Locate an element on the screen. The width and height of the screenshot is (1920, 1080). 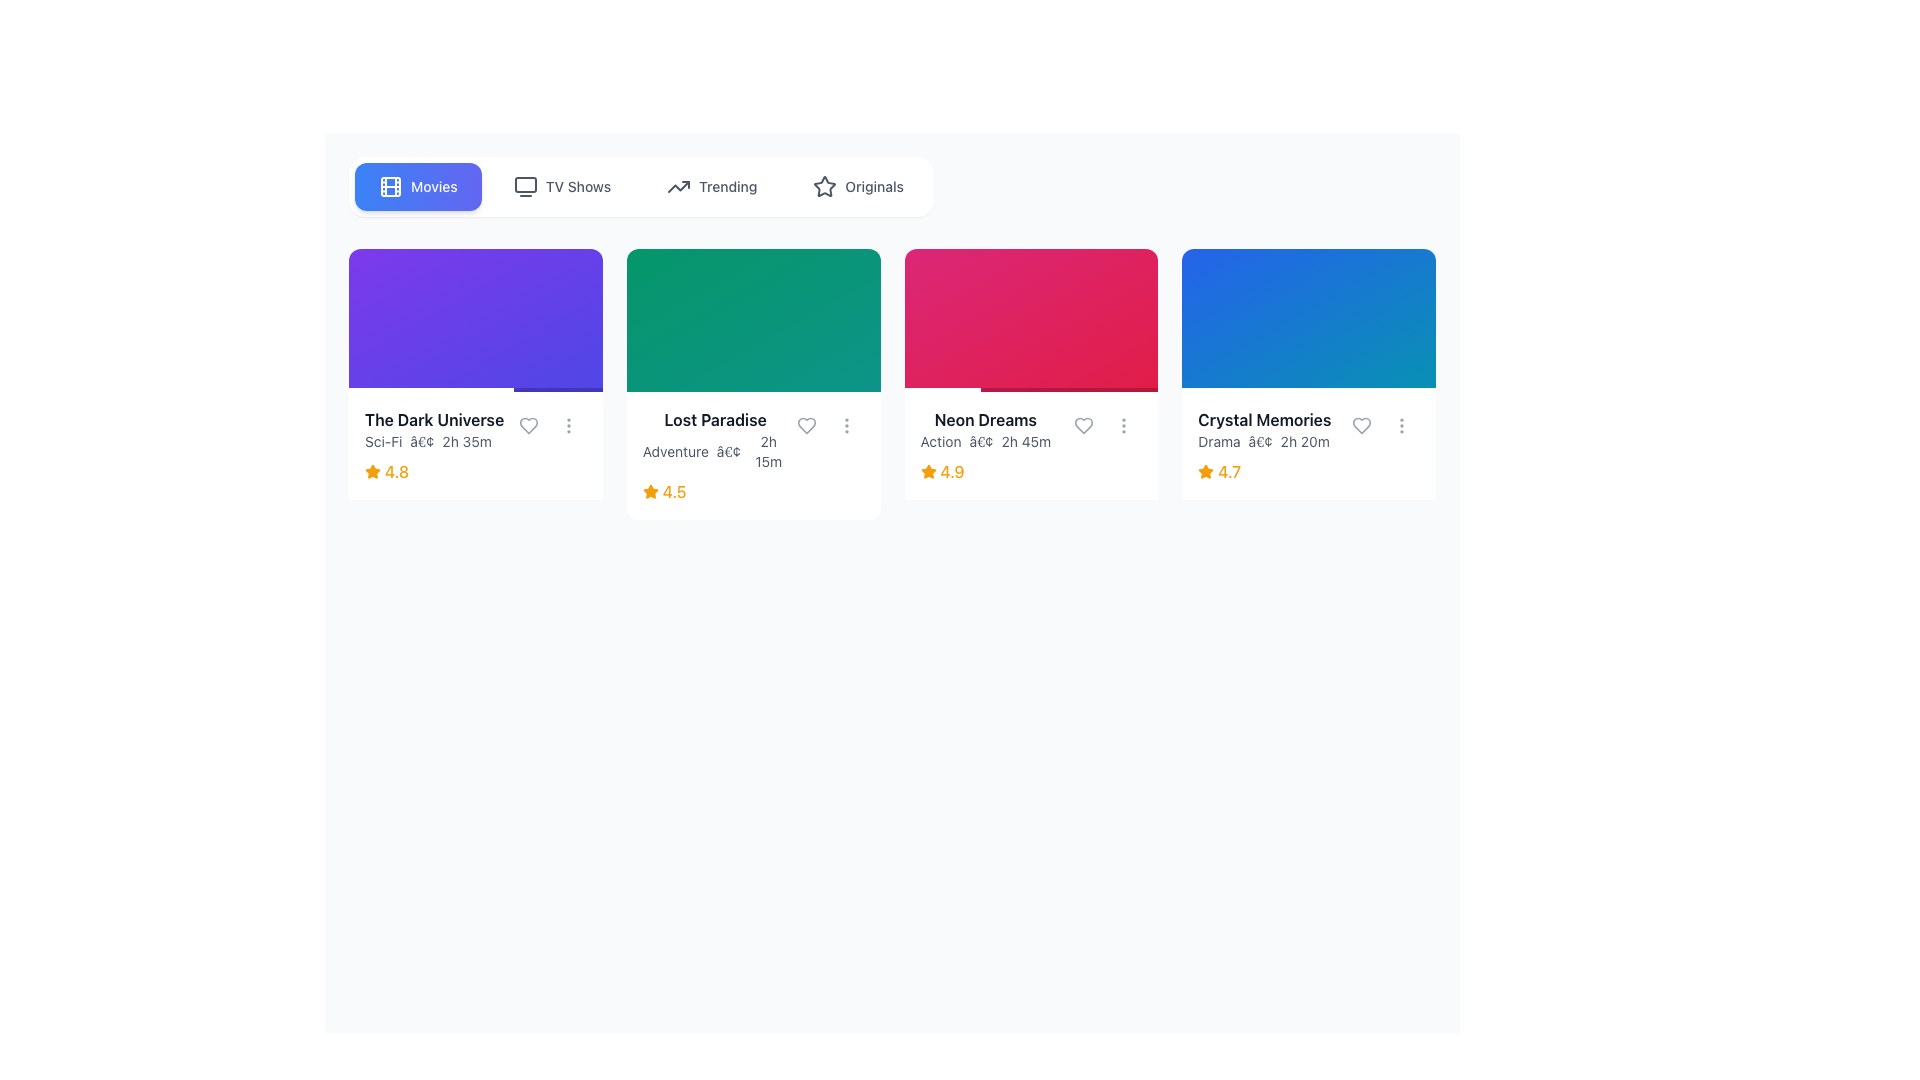
the heart-shaped icon in the 'Neon Dreams' movie card to mark the movie as favorite is located at coordinates (1083, 424).